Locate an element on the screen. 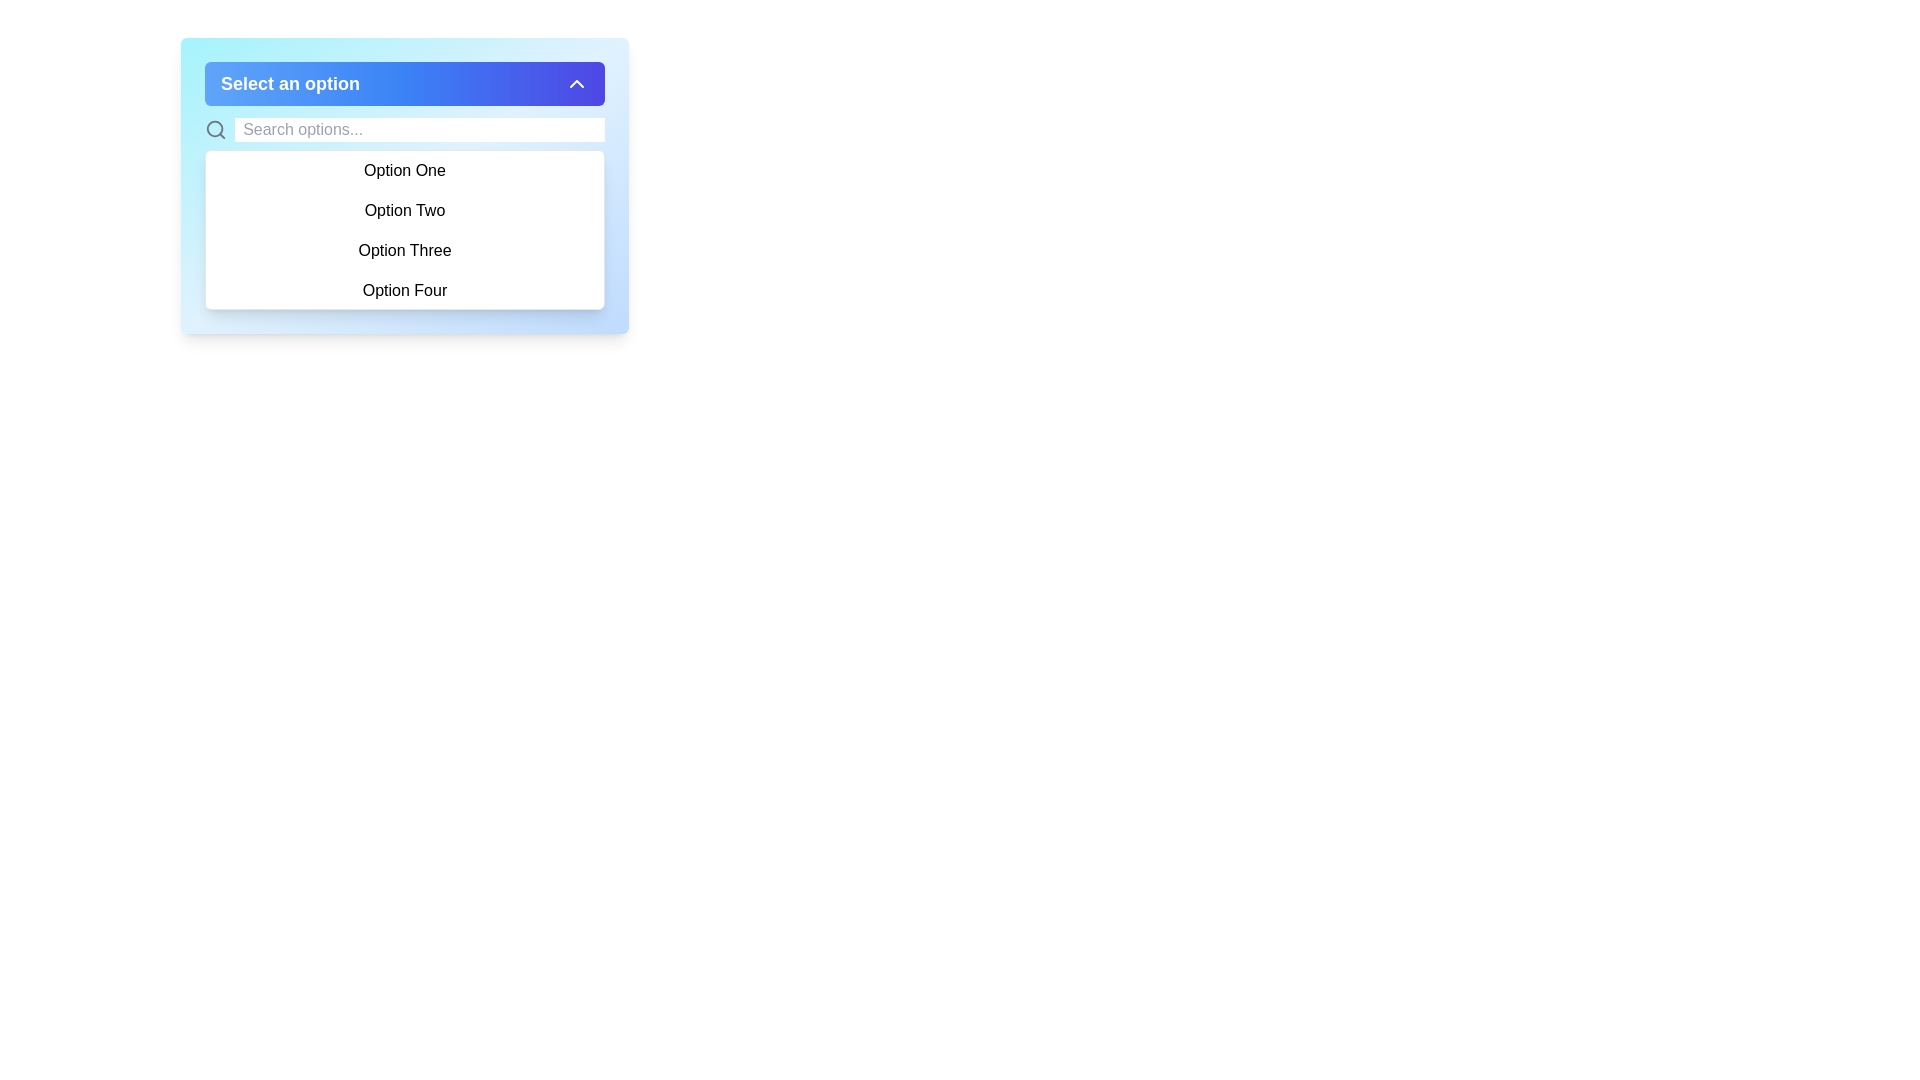 The height and width of the screenshot is (1080, 1920). the first option in the dropdown menu, which is located directly below the search bar and is part of a dropdown with a white background and blue border is located at coordinates (403, 169).